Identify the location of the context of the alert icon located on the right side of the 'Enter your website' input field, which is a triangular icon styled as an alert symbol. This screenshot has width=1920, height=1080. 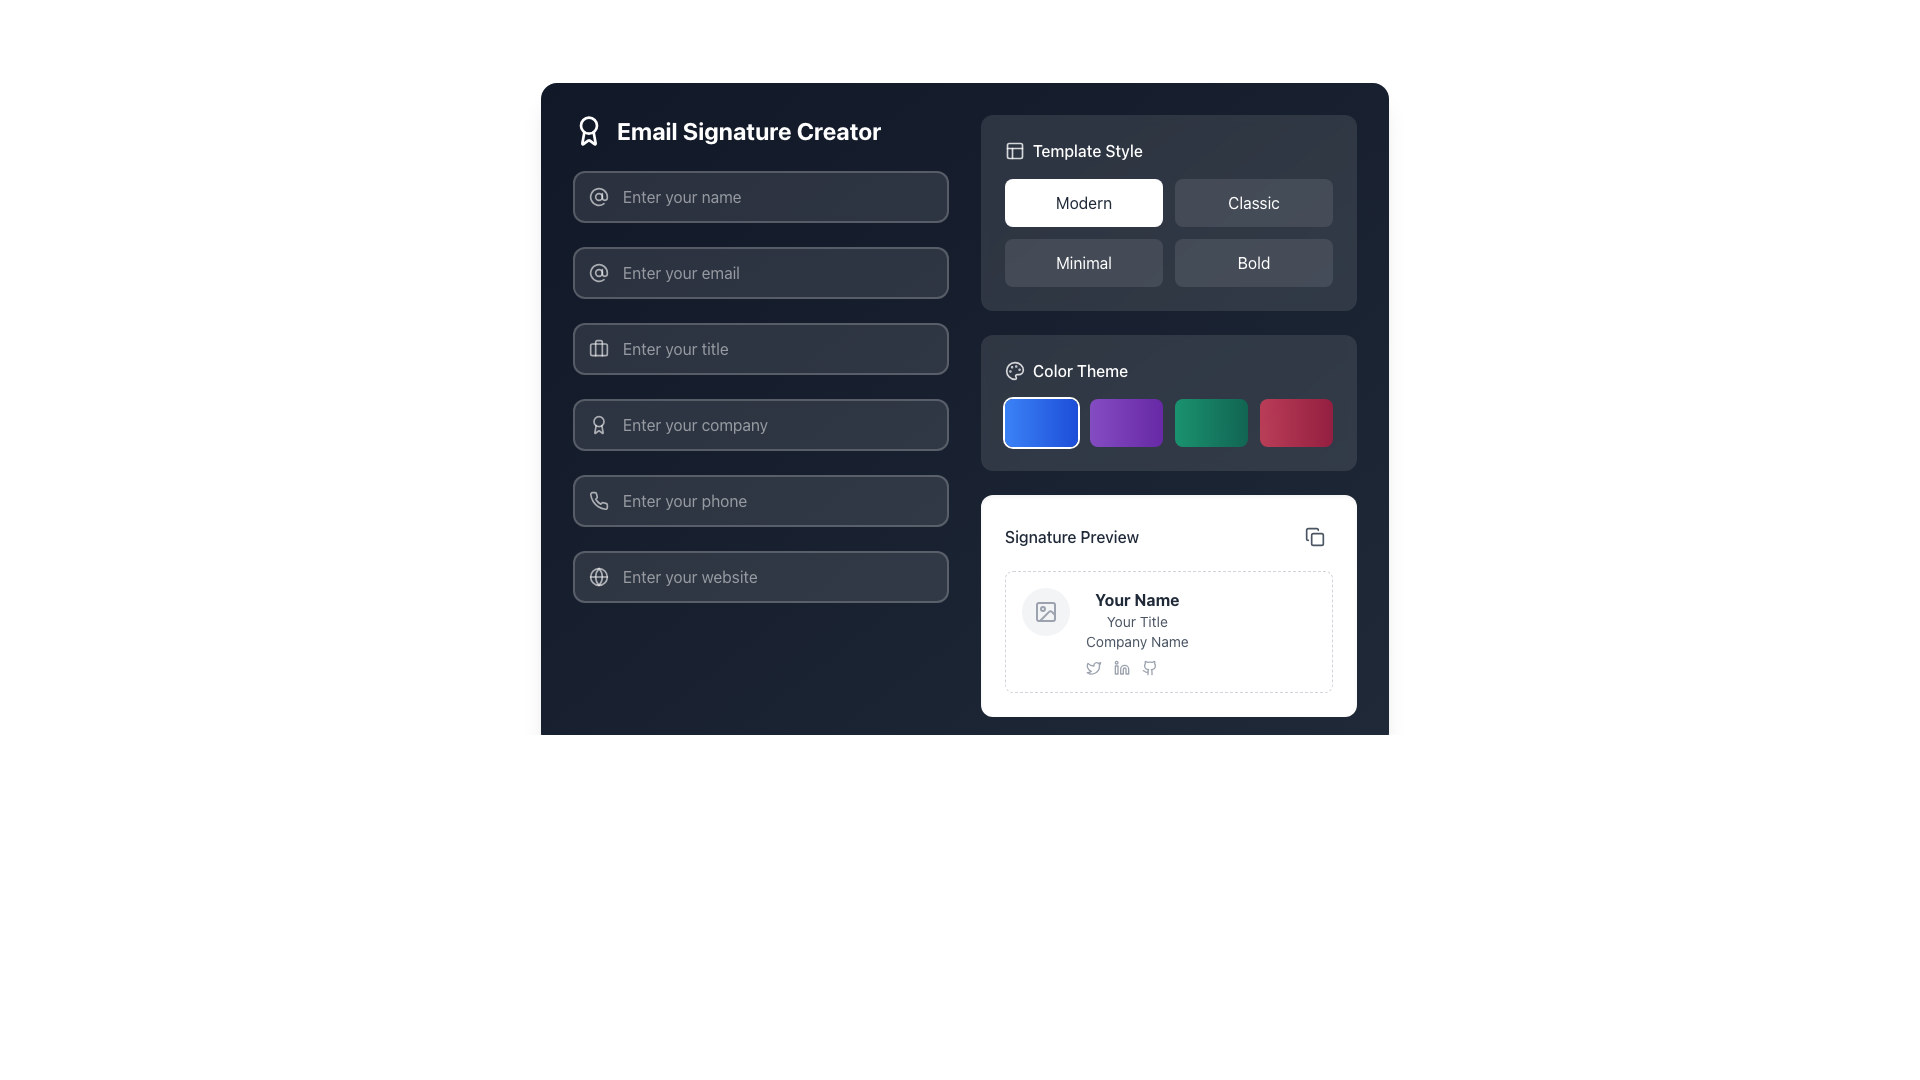
(856, 592).